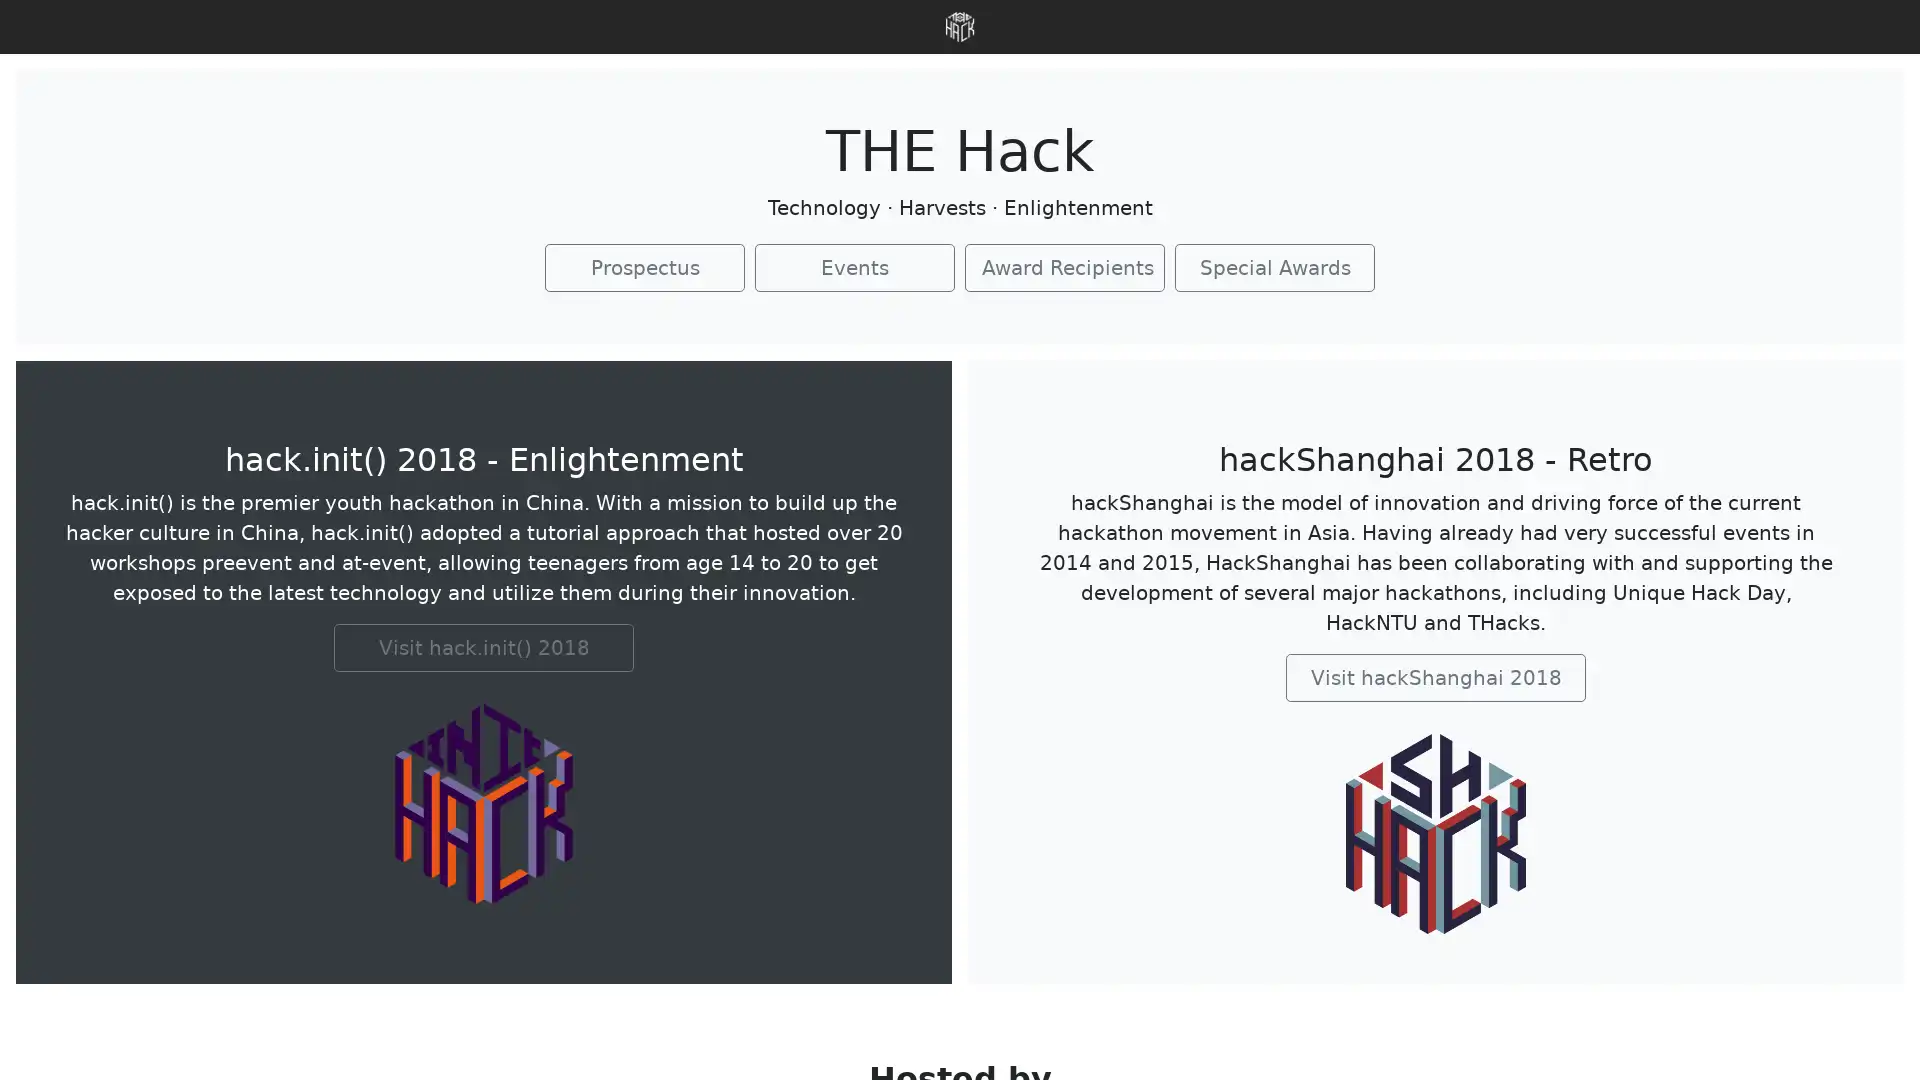  Describe the element at coordinates (1434, 676) in the screenshot. I see `Visit hackShanghai 2018` at that location.